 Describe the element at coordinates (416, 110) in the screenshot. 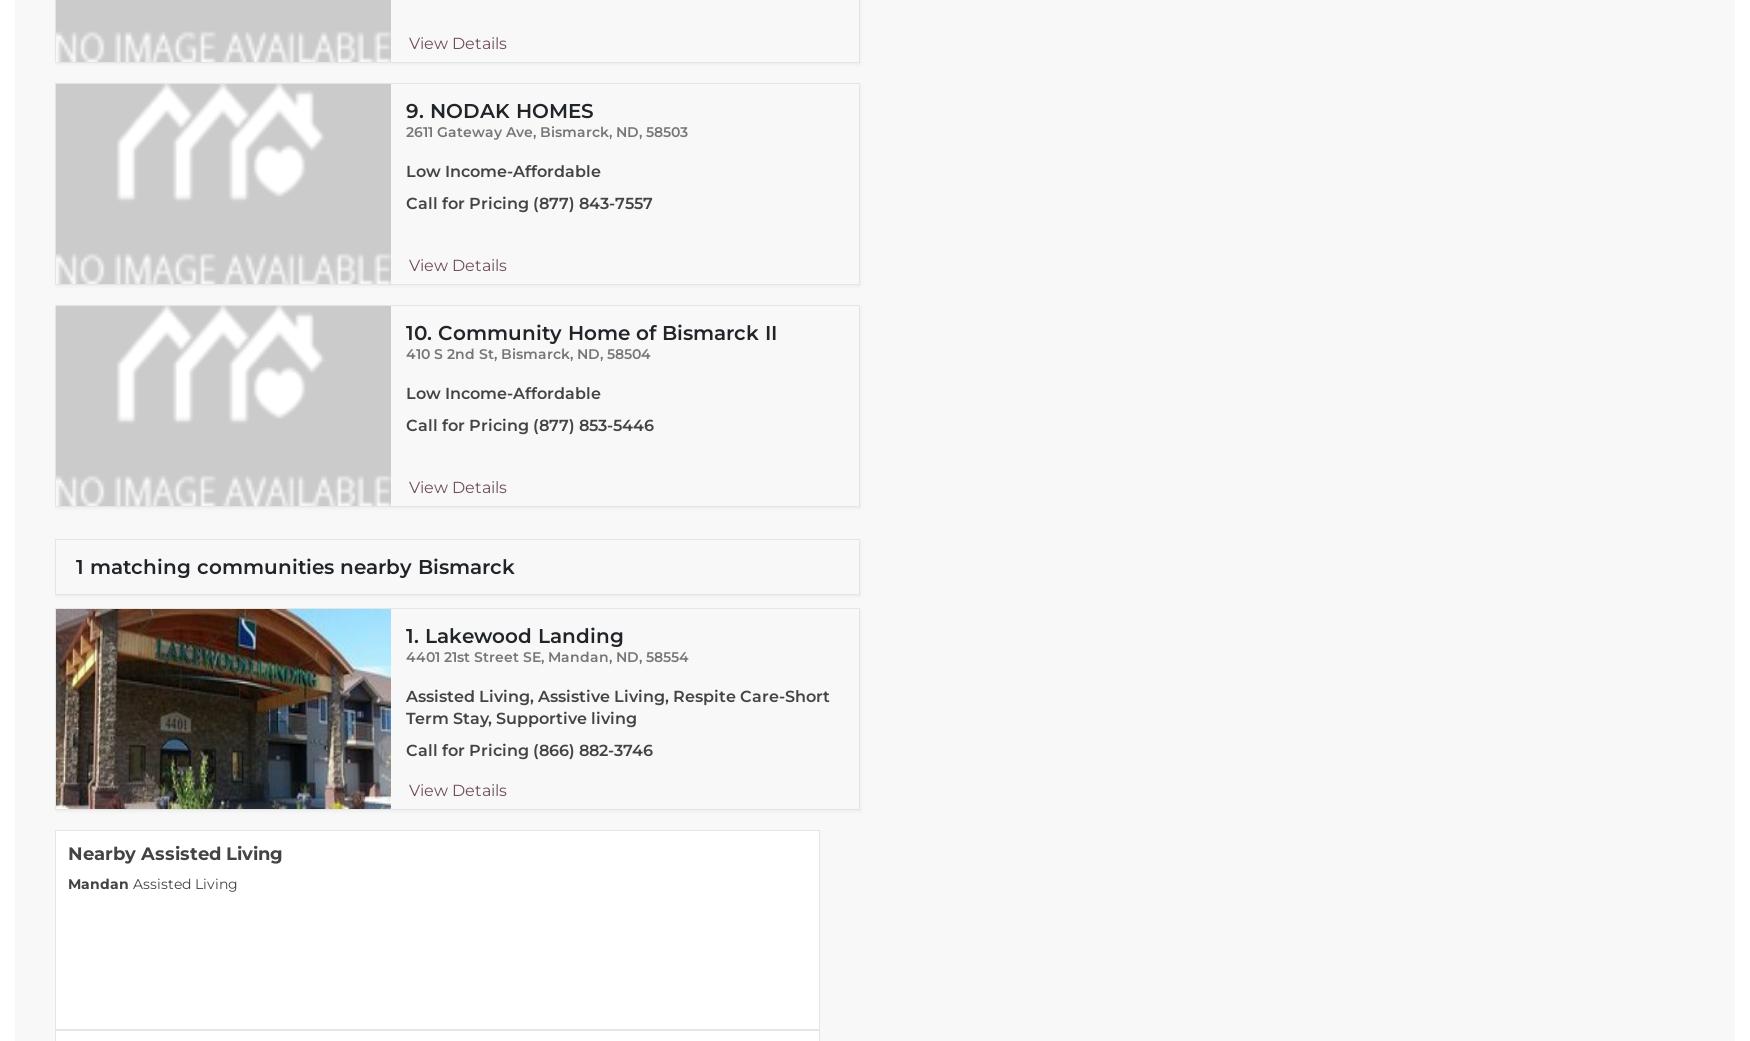

I see `'9.'` at that location.